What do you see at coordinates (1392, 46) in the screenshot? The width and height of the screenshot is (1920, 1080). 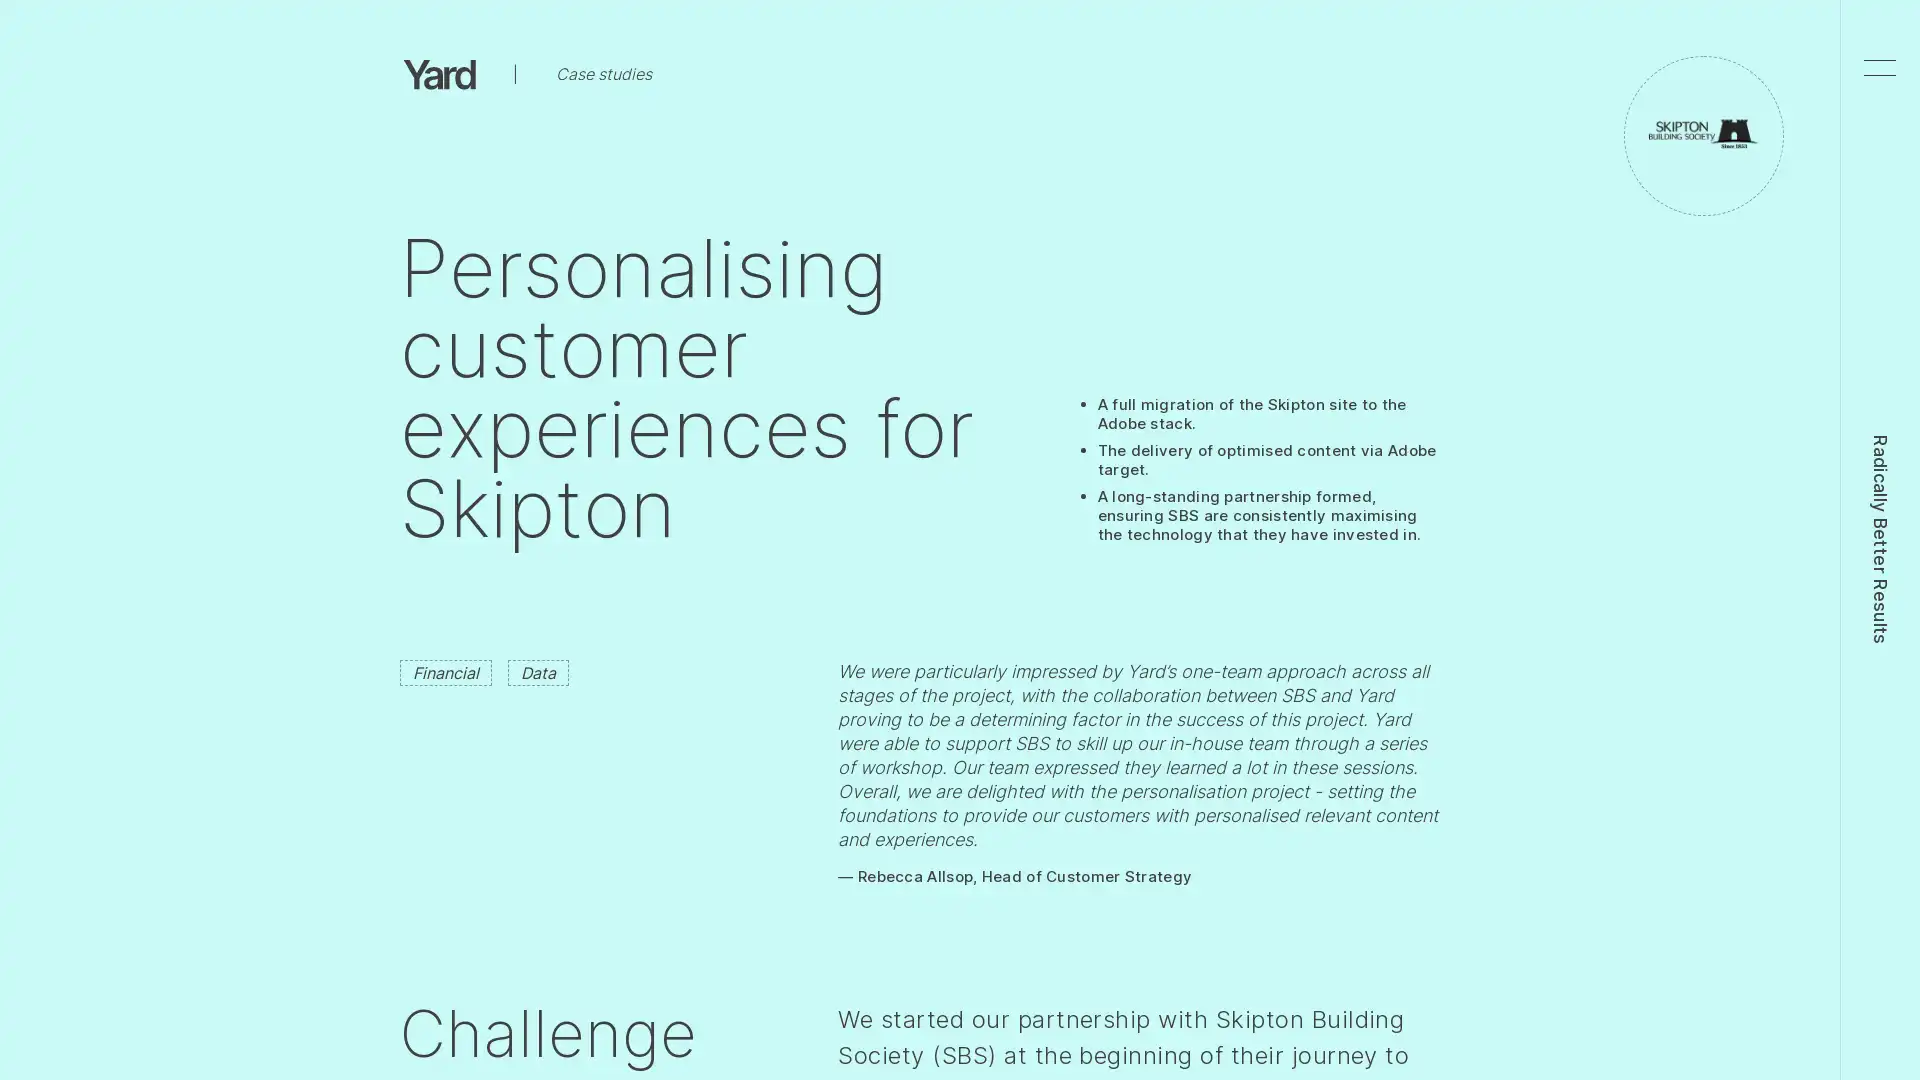 I see `Accept` at bounding box center [1392, 46].